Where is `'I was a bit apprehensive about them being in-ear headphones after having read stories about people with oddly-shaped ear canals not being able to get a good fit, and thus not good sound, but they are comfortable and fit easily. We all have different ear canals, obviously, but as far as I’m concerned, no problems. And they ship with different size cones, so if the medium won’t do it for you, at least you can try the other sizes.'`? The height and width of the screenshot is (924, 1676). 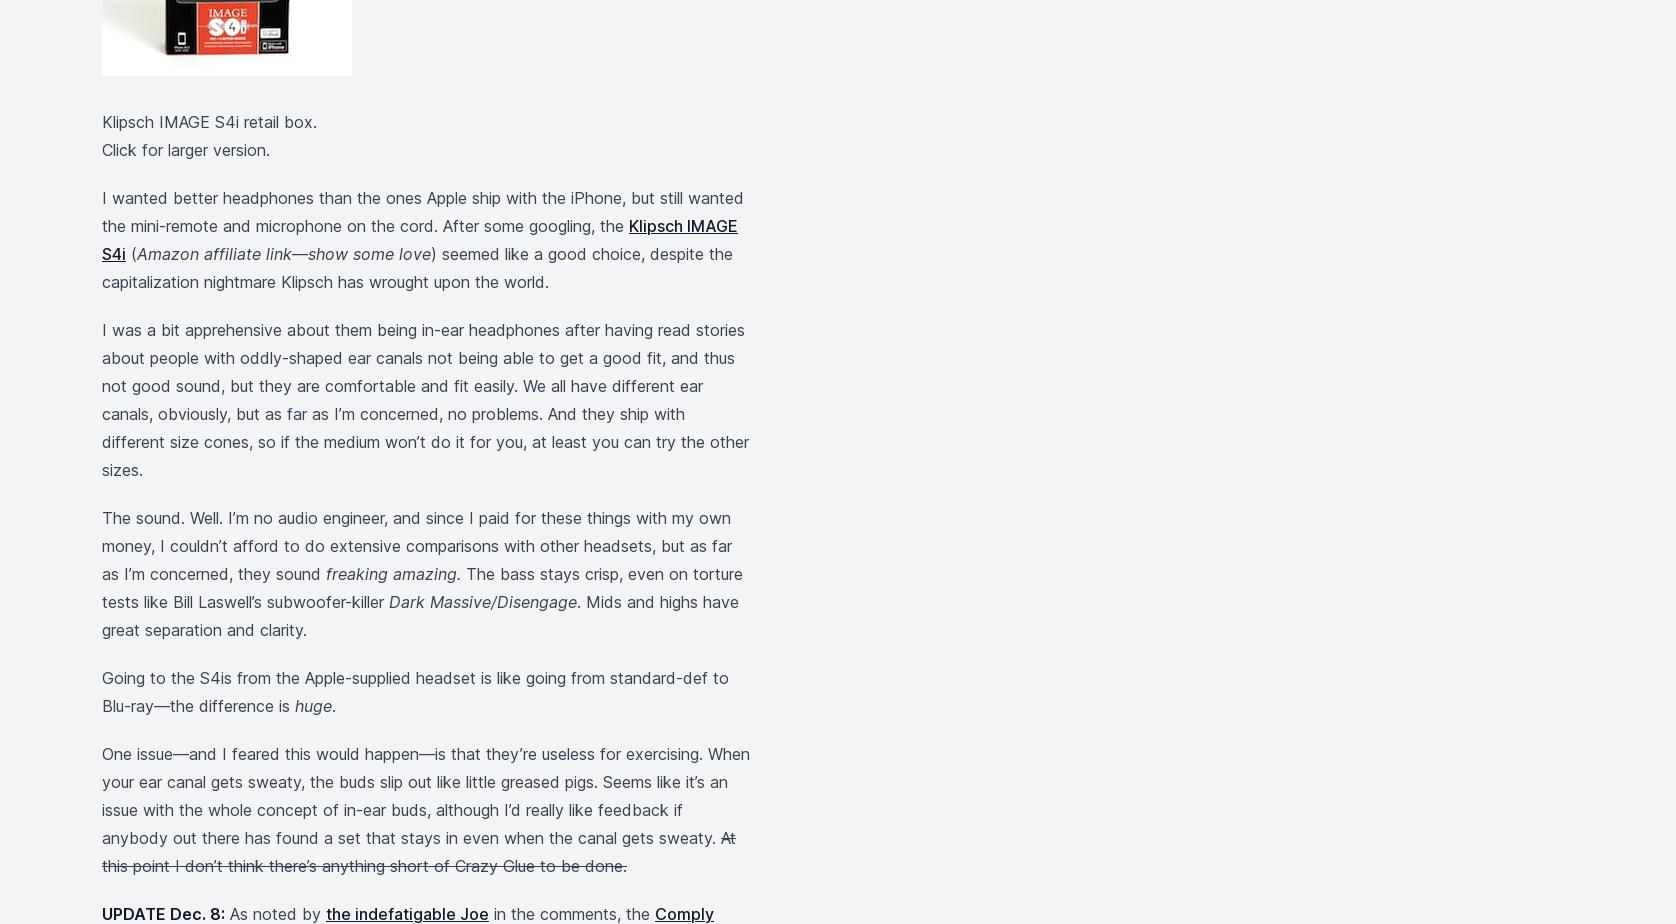 'I was a bit apprehensive about them being in-ear headphones after having read stories about people with oddly-shaped ear canals not being able to get a good fit, and thus not good sound, but they are comfortable and fit easily. We all have different ear canals, obviously, but as far as I’m concerned, no problems. And they ship with different size cones, so if the medium won’t do it for you, at least you can try the other sizes.' is located at coordinates (425, 399).